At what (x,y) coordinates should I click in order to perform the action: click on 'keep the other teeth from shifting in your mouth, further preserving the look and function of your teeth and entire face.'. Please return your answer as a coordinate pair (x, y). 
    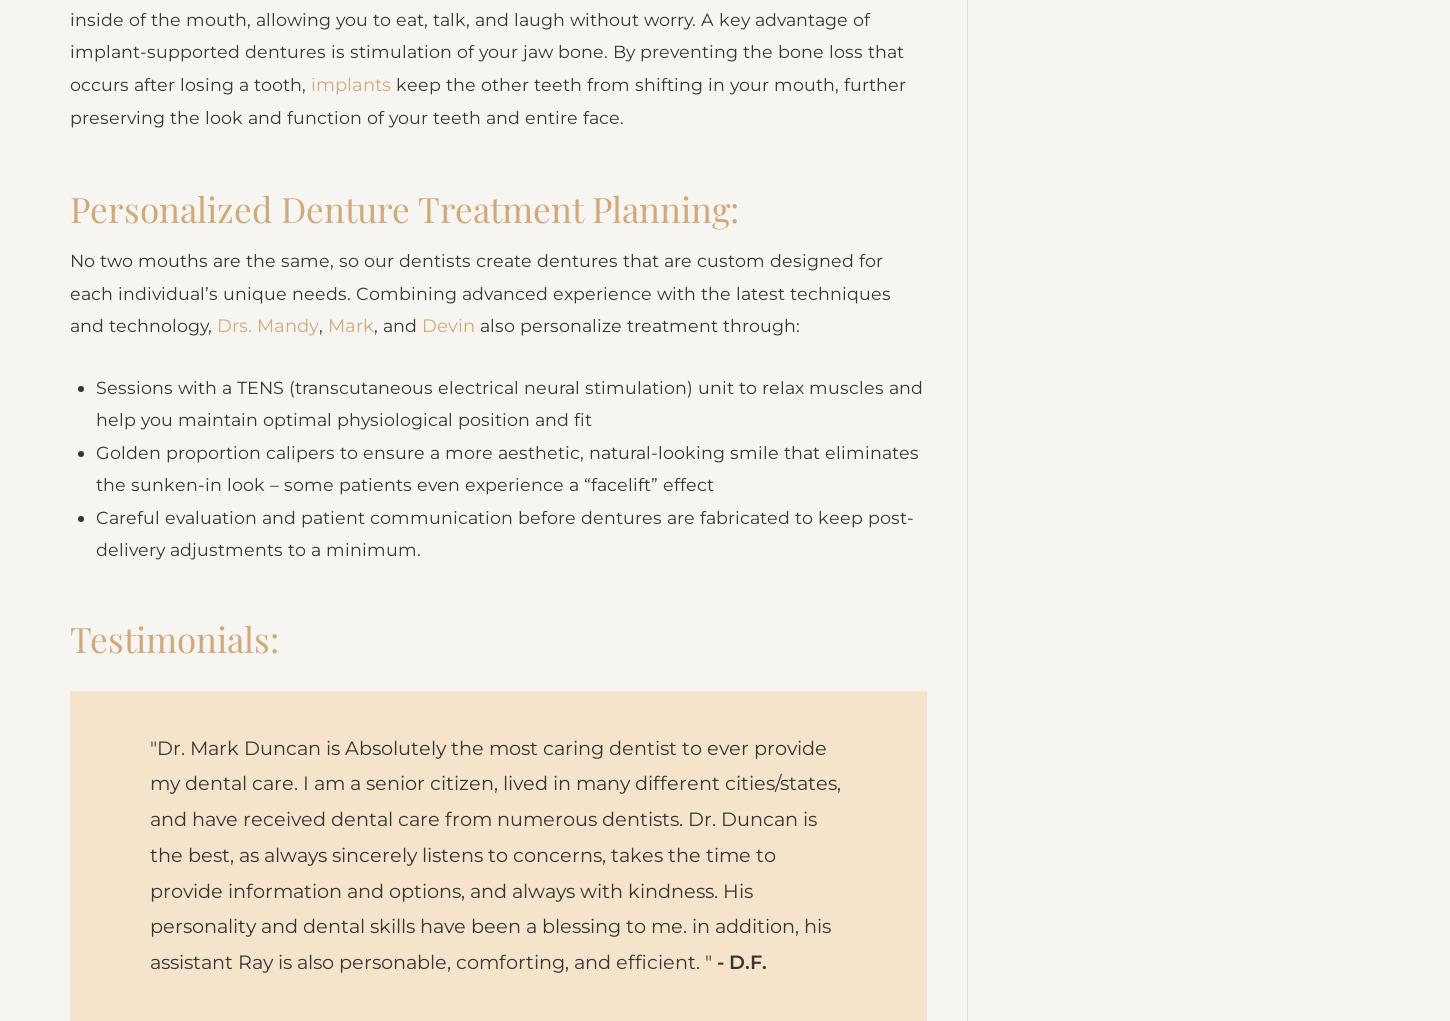
    Looking at the image, I should click on (489, 130).